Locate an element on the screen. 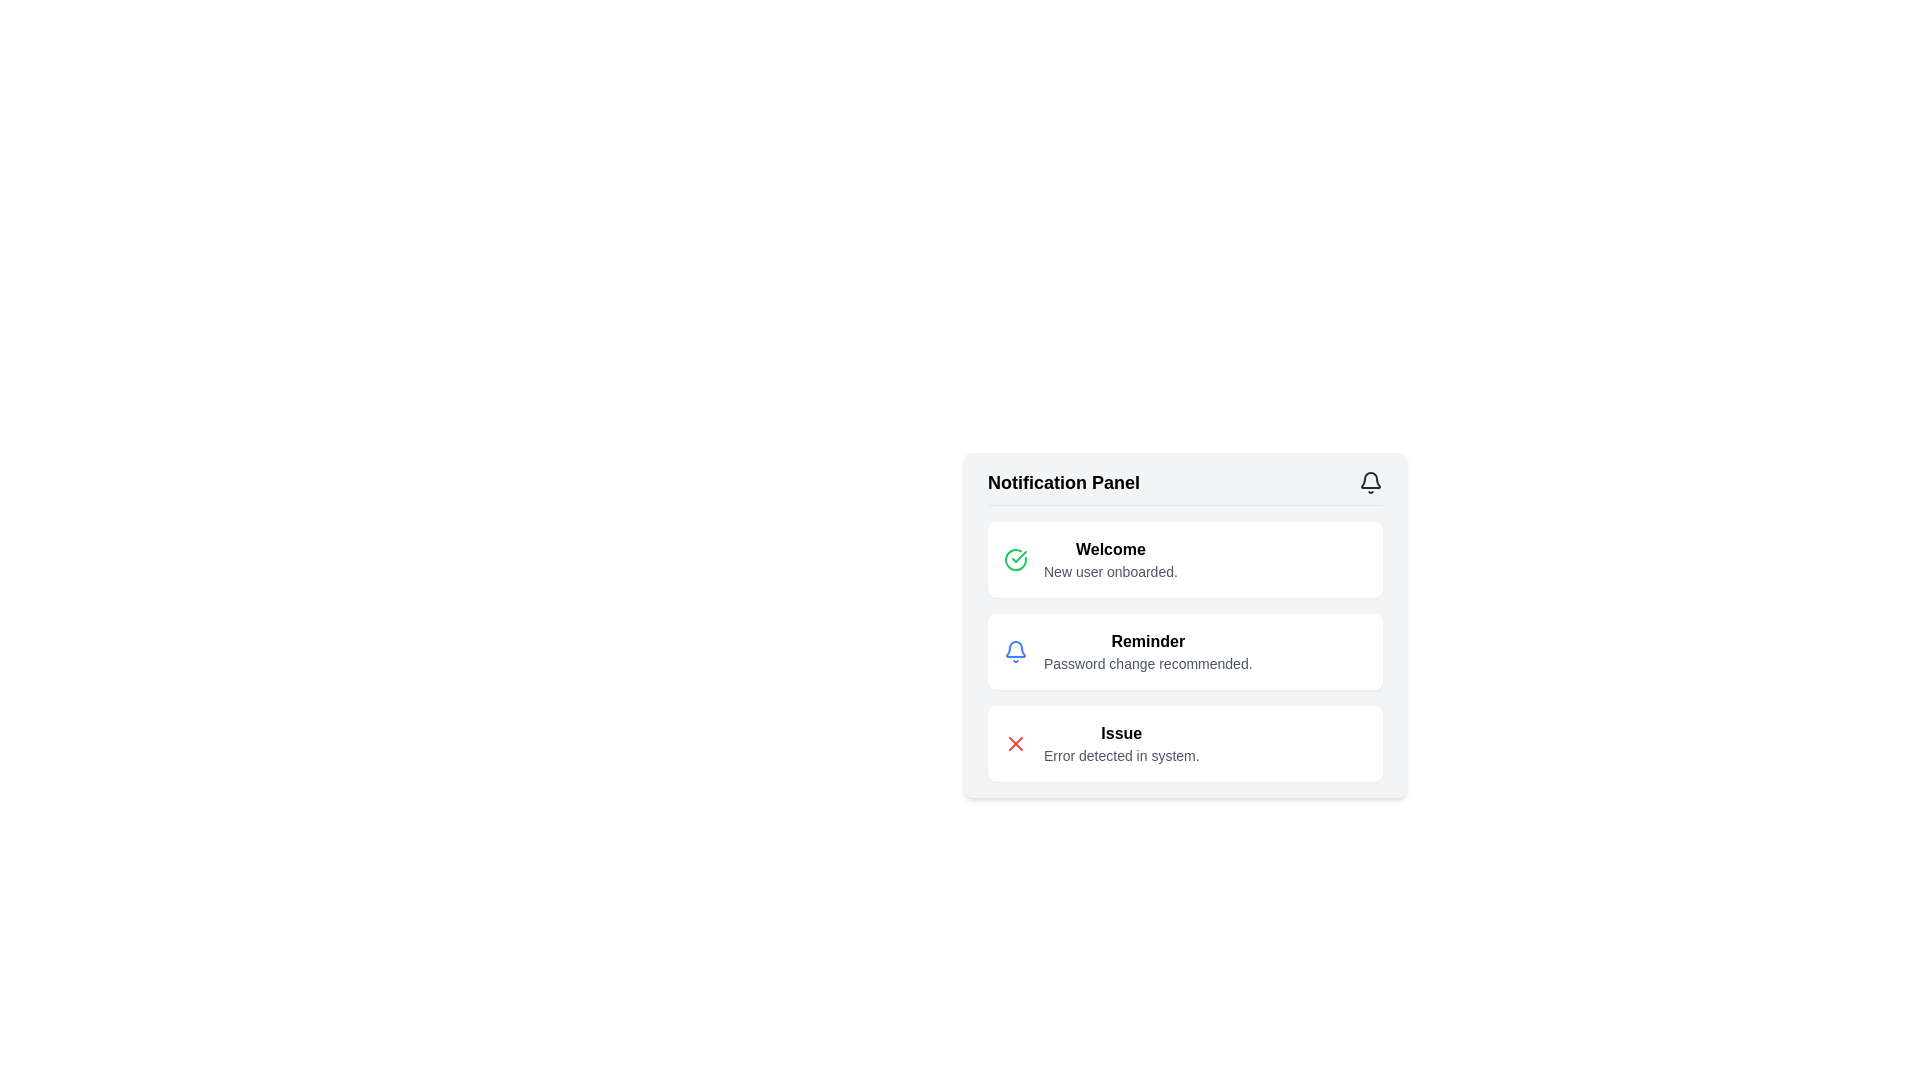 Image resolution: width=1920 pixels, height=1080 pixels. the text label displaying 'Issue' in bold within the Notification Panel, located below the title 'Reminder' is located at coordinates (1121, 733).